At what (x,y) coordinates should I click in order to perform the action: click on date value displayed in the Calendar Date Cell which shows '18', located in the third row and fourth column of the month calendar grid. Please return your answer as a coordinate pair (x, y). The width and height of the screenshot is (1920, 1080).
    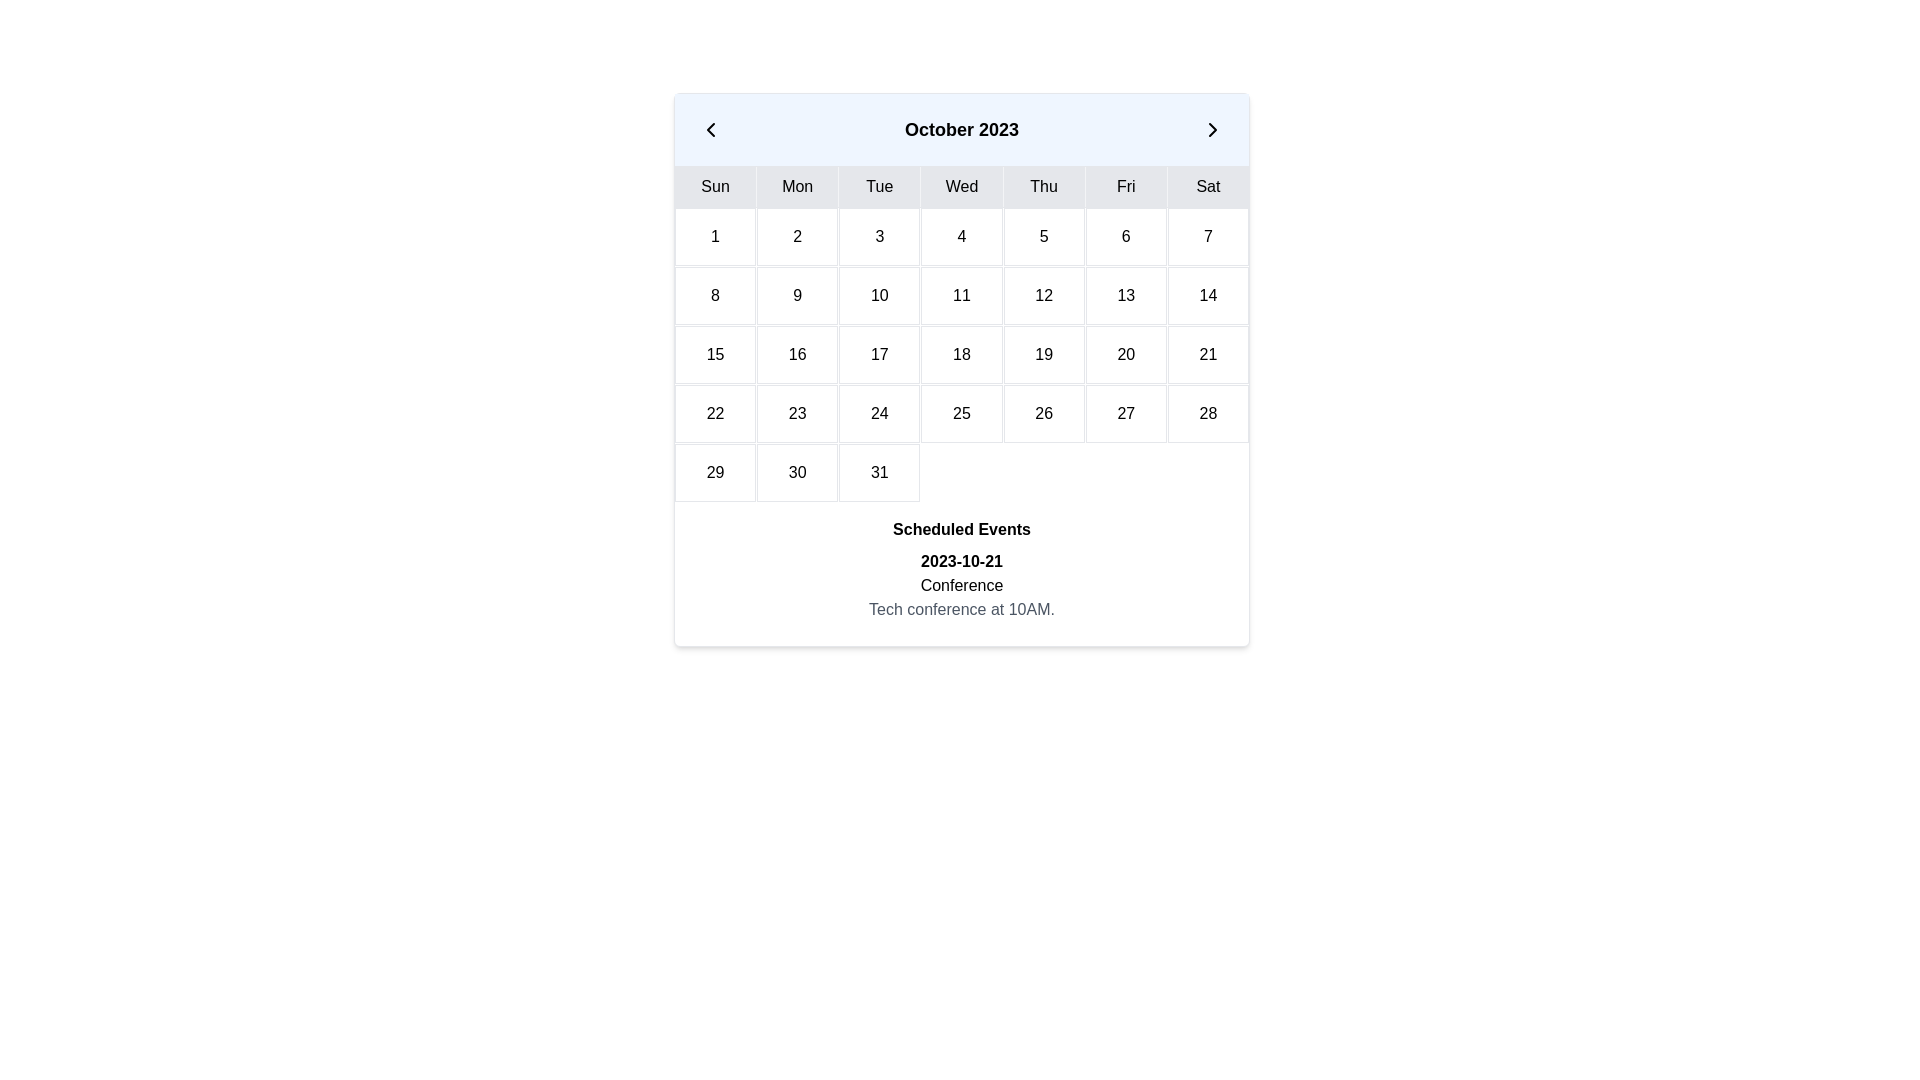
    Looking at the image, I should click on (961, 353).